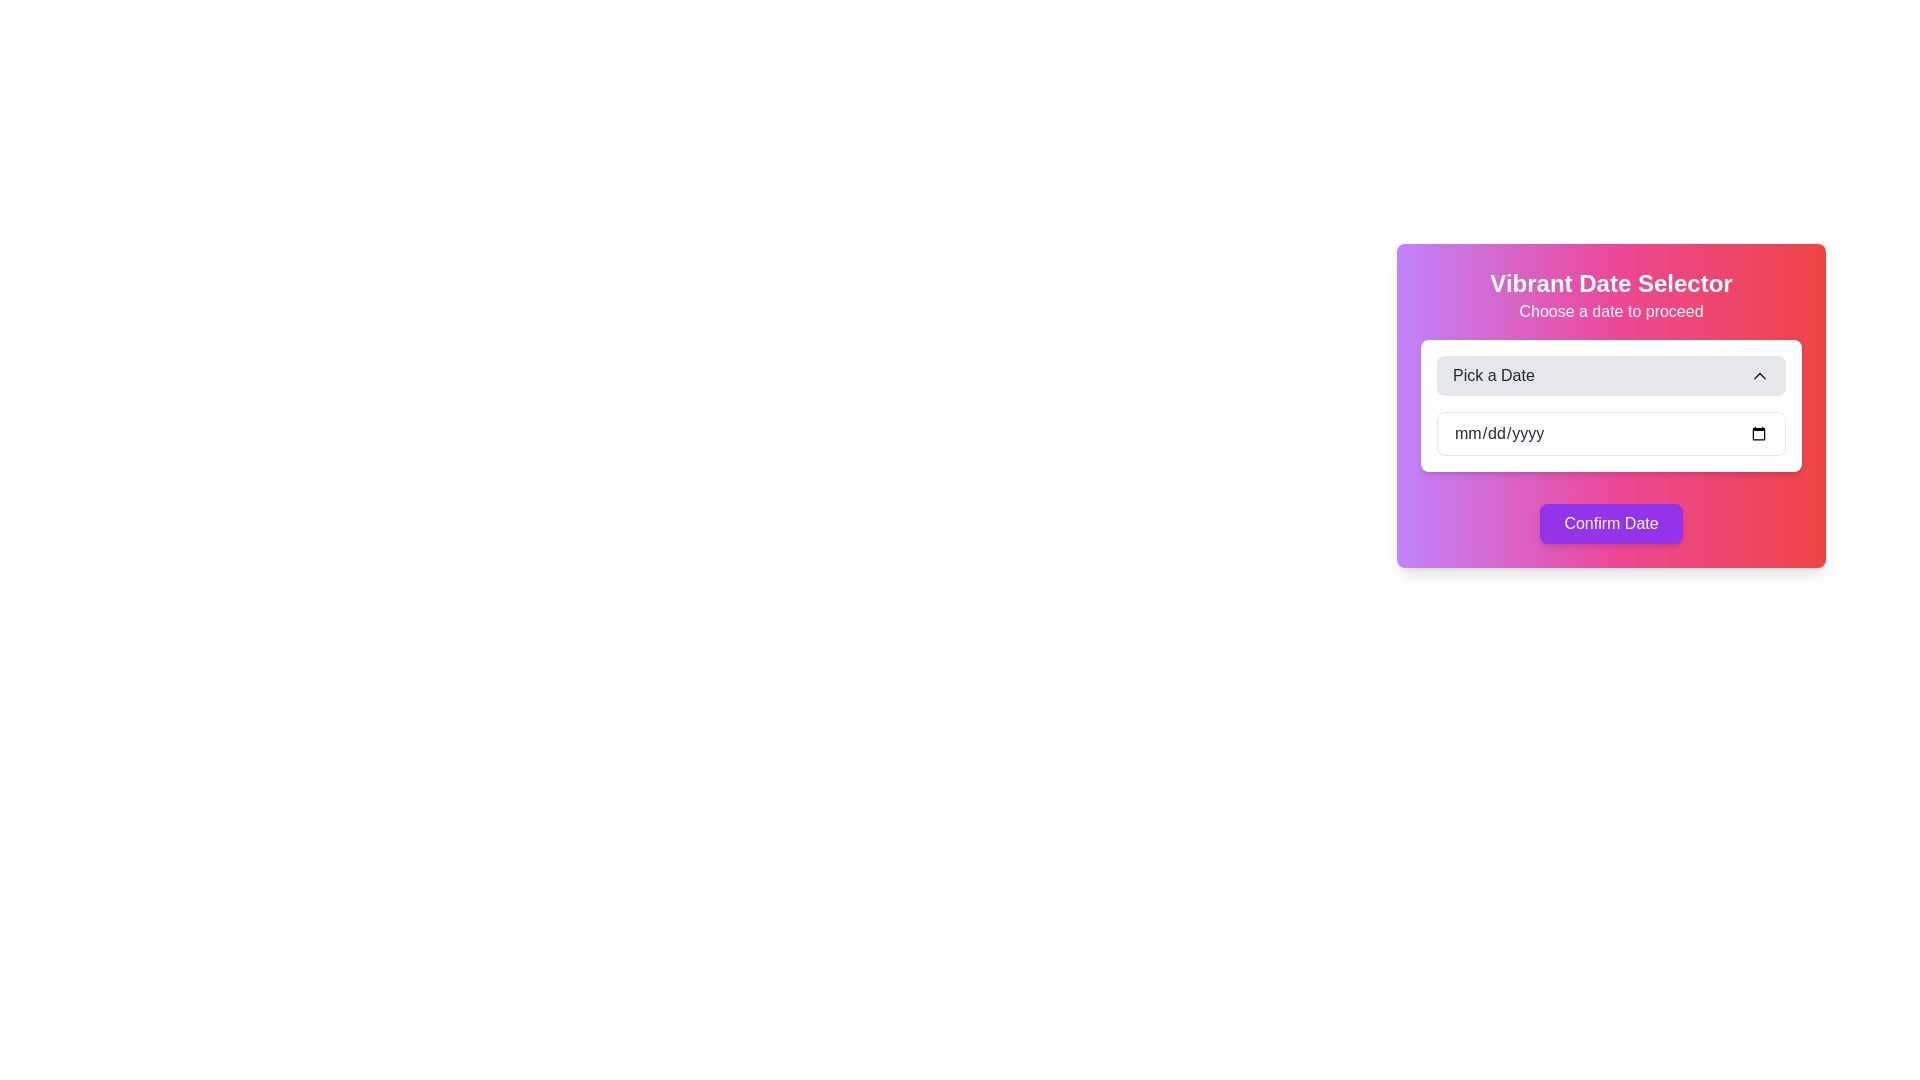 The image size is (1920, 1080). I want to click on the date input field positioned below the 'Pick a Date' input field to trigger a tooltip or visual feedback, so click(1611, 433).